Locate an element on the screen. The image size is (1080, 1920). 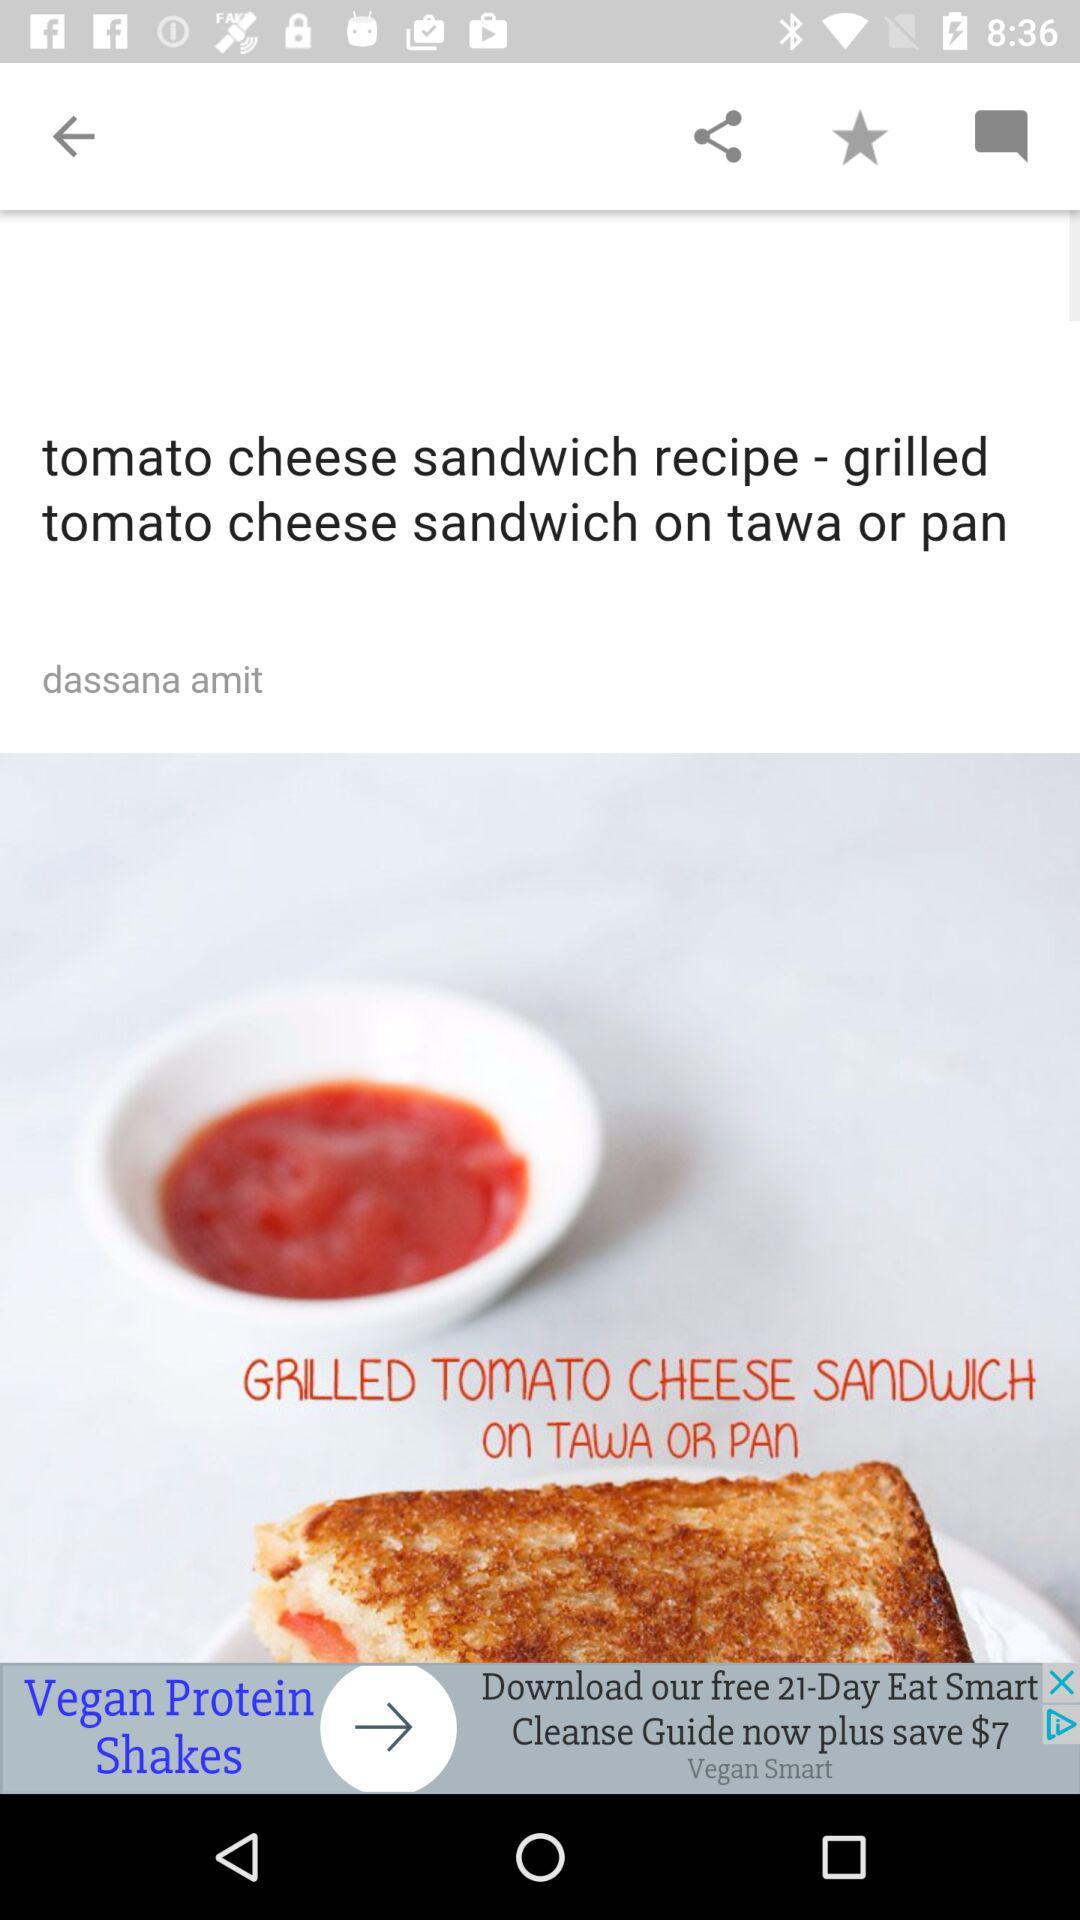
advertisement is located at coordinates (540, 1727).